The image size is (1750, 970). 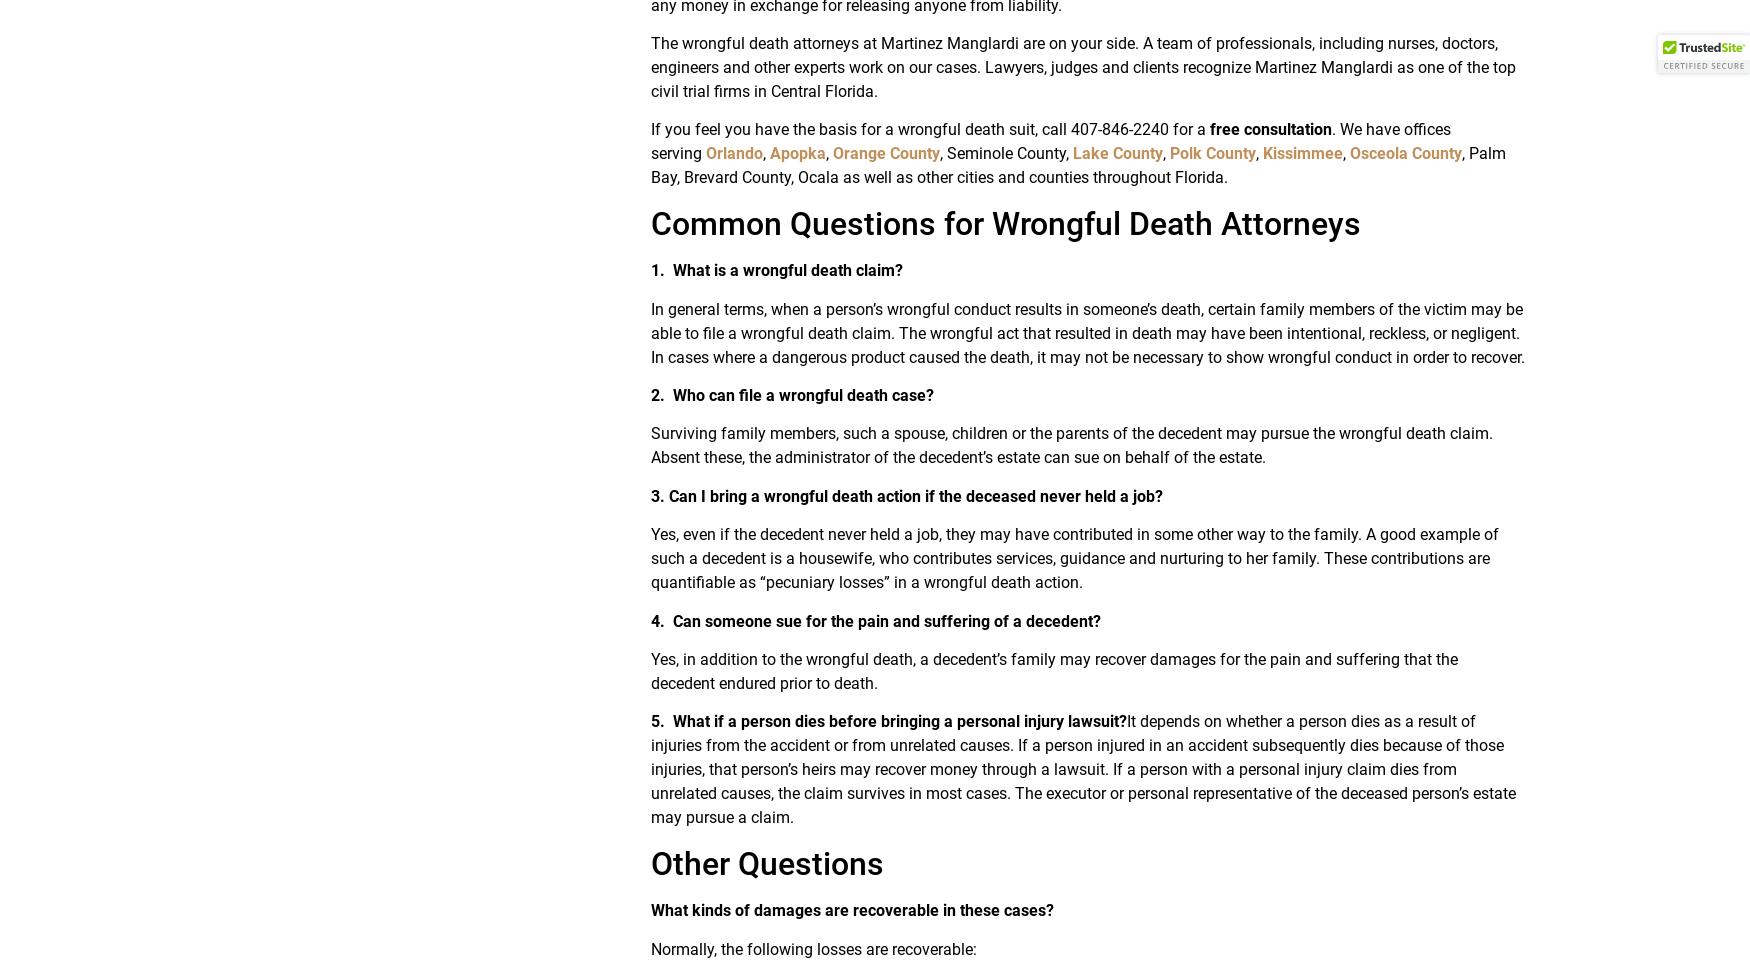 I want to click on '4.', so click(x=648, y=620).